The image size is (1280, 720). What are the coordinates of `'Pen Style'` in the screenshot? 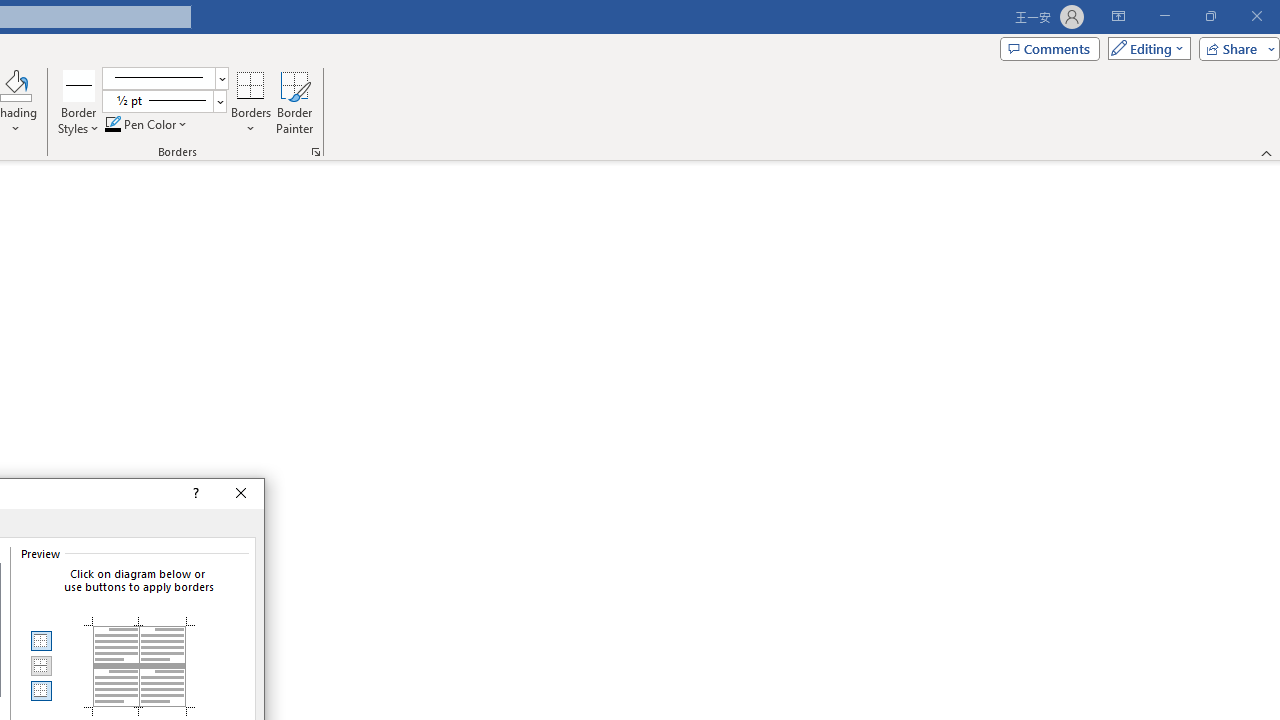 It's located at (165, 77).